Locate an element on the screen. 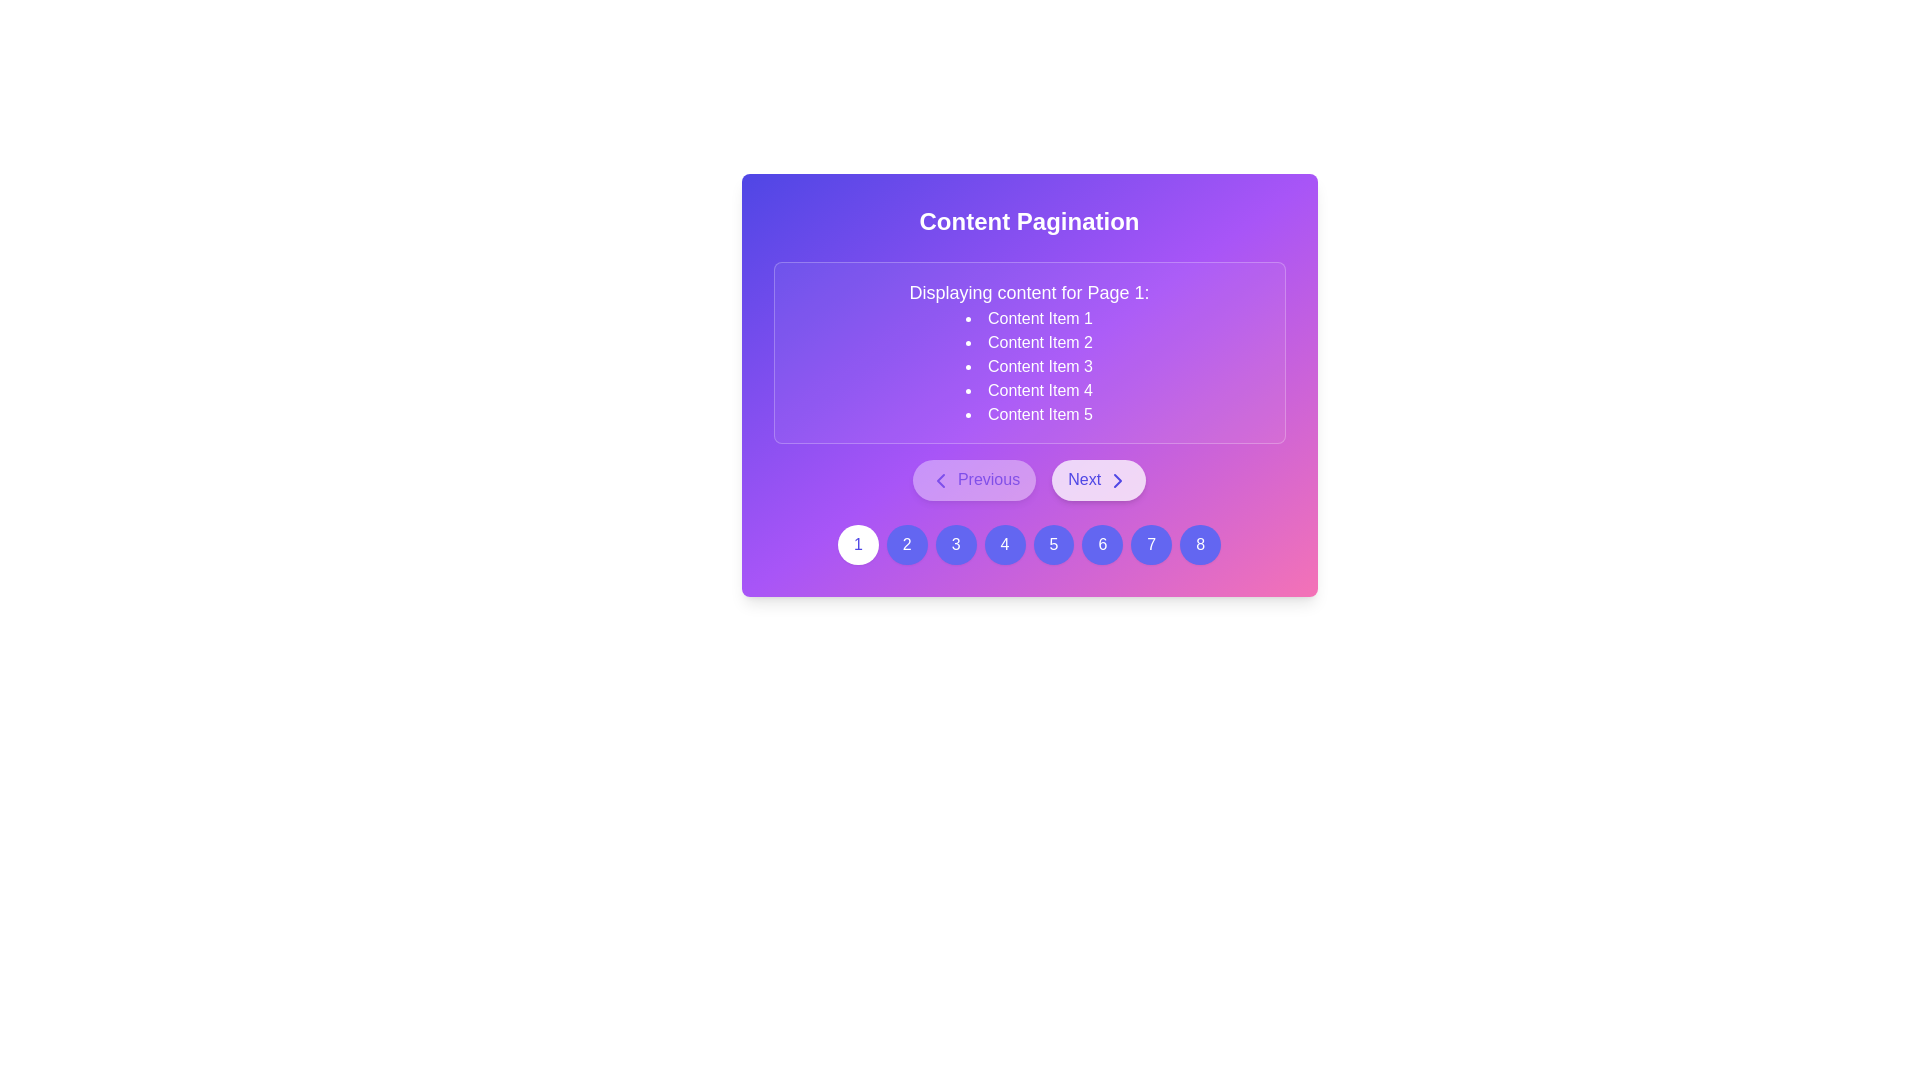  the 'Previous' button represented by the Chevron - Left icon in the pagination component, which is slightly left of center horizontally and positioned vertically within the previous navigation button is located at coordinates (940, 480).